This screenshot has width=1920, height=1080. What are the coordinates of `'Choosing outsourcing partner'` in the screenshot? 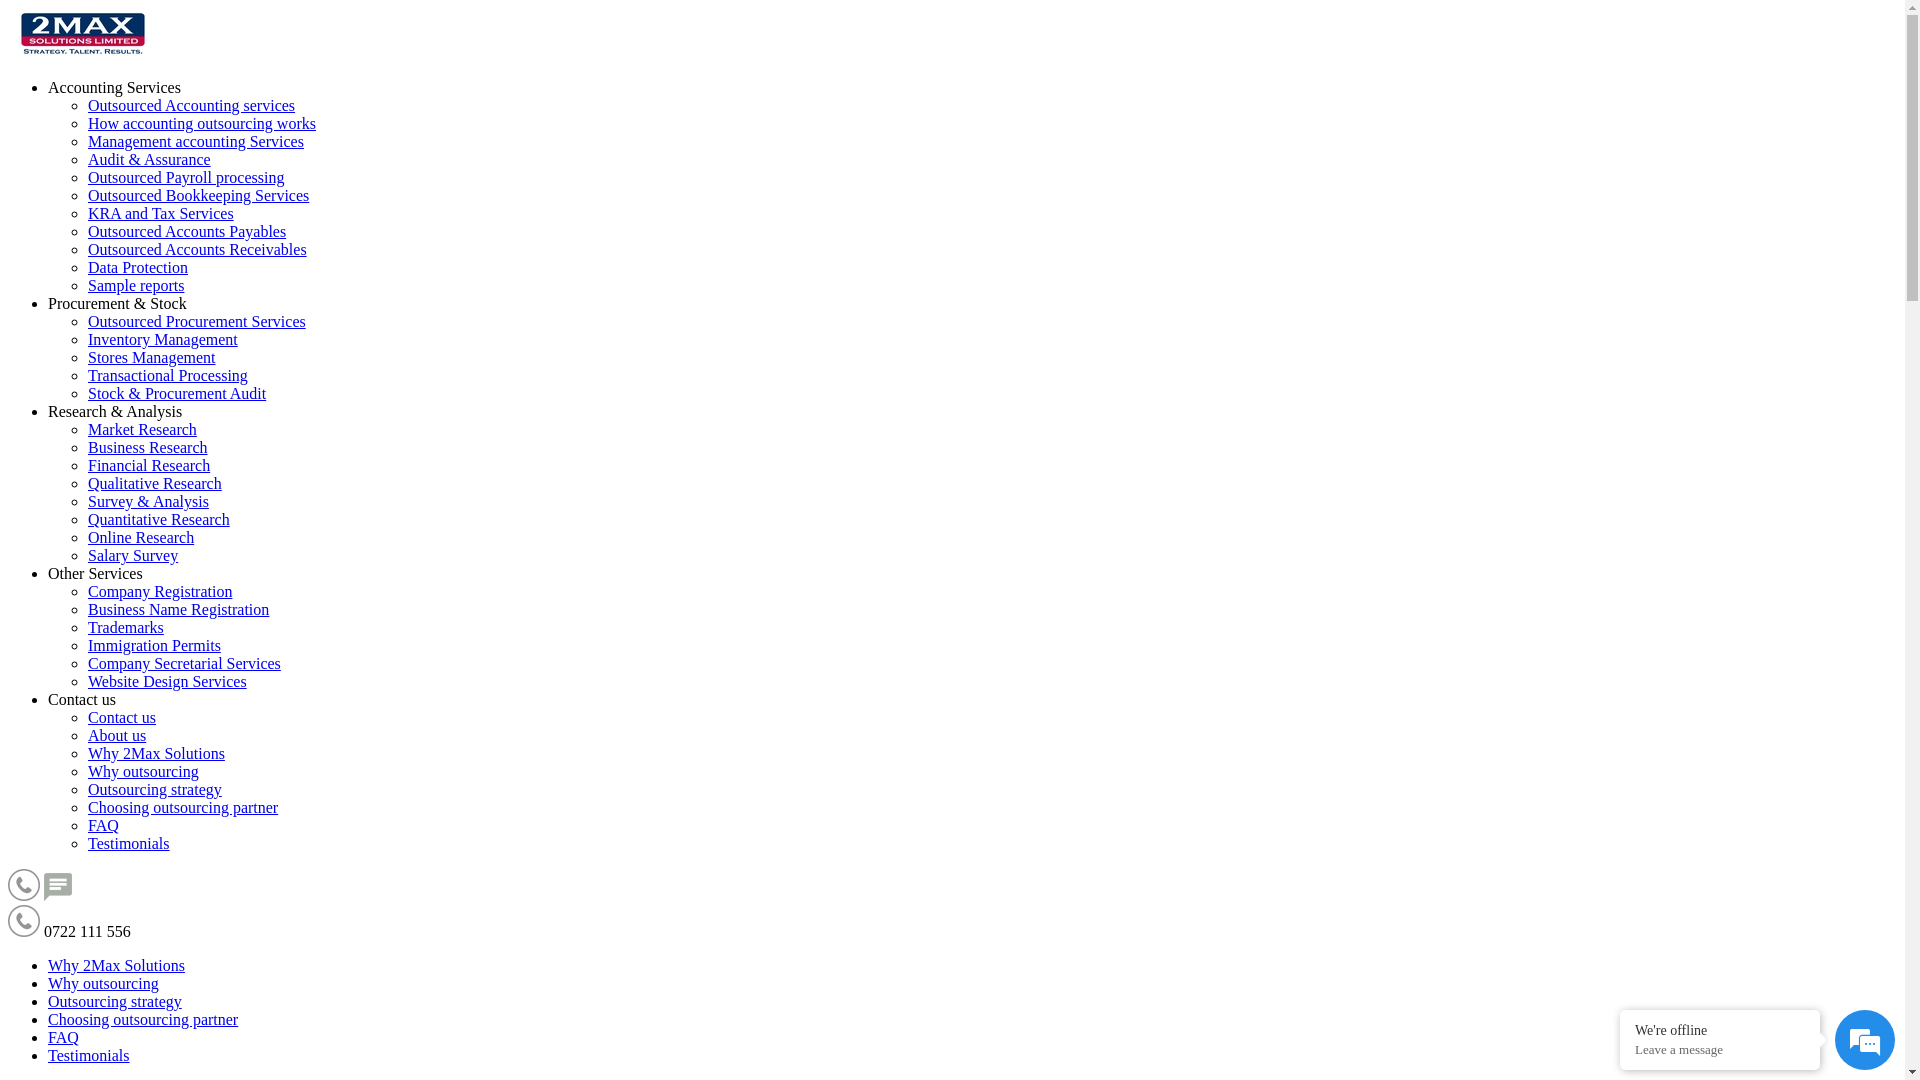 It's located at (182, 806).